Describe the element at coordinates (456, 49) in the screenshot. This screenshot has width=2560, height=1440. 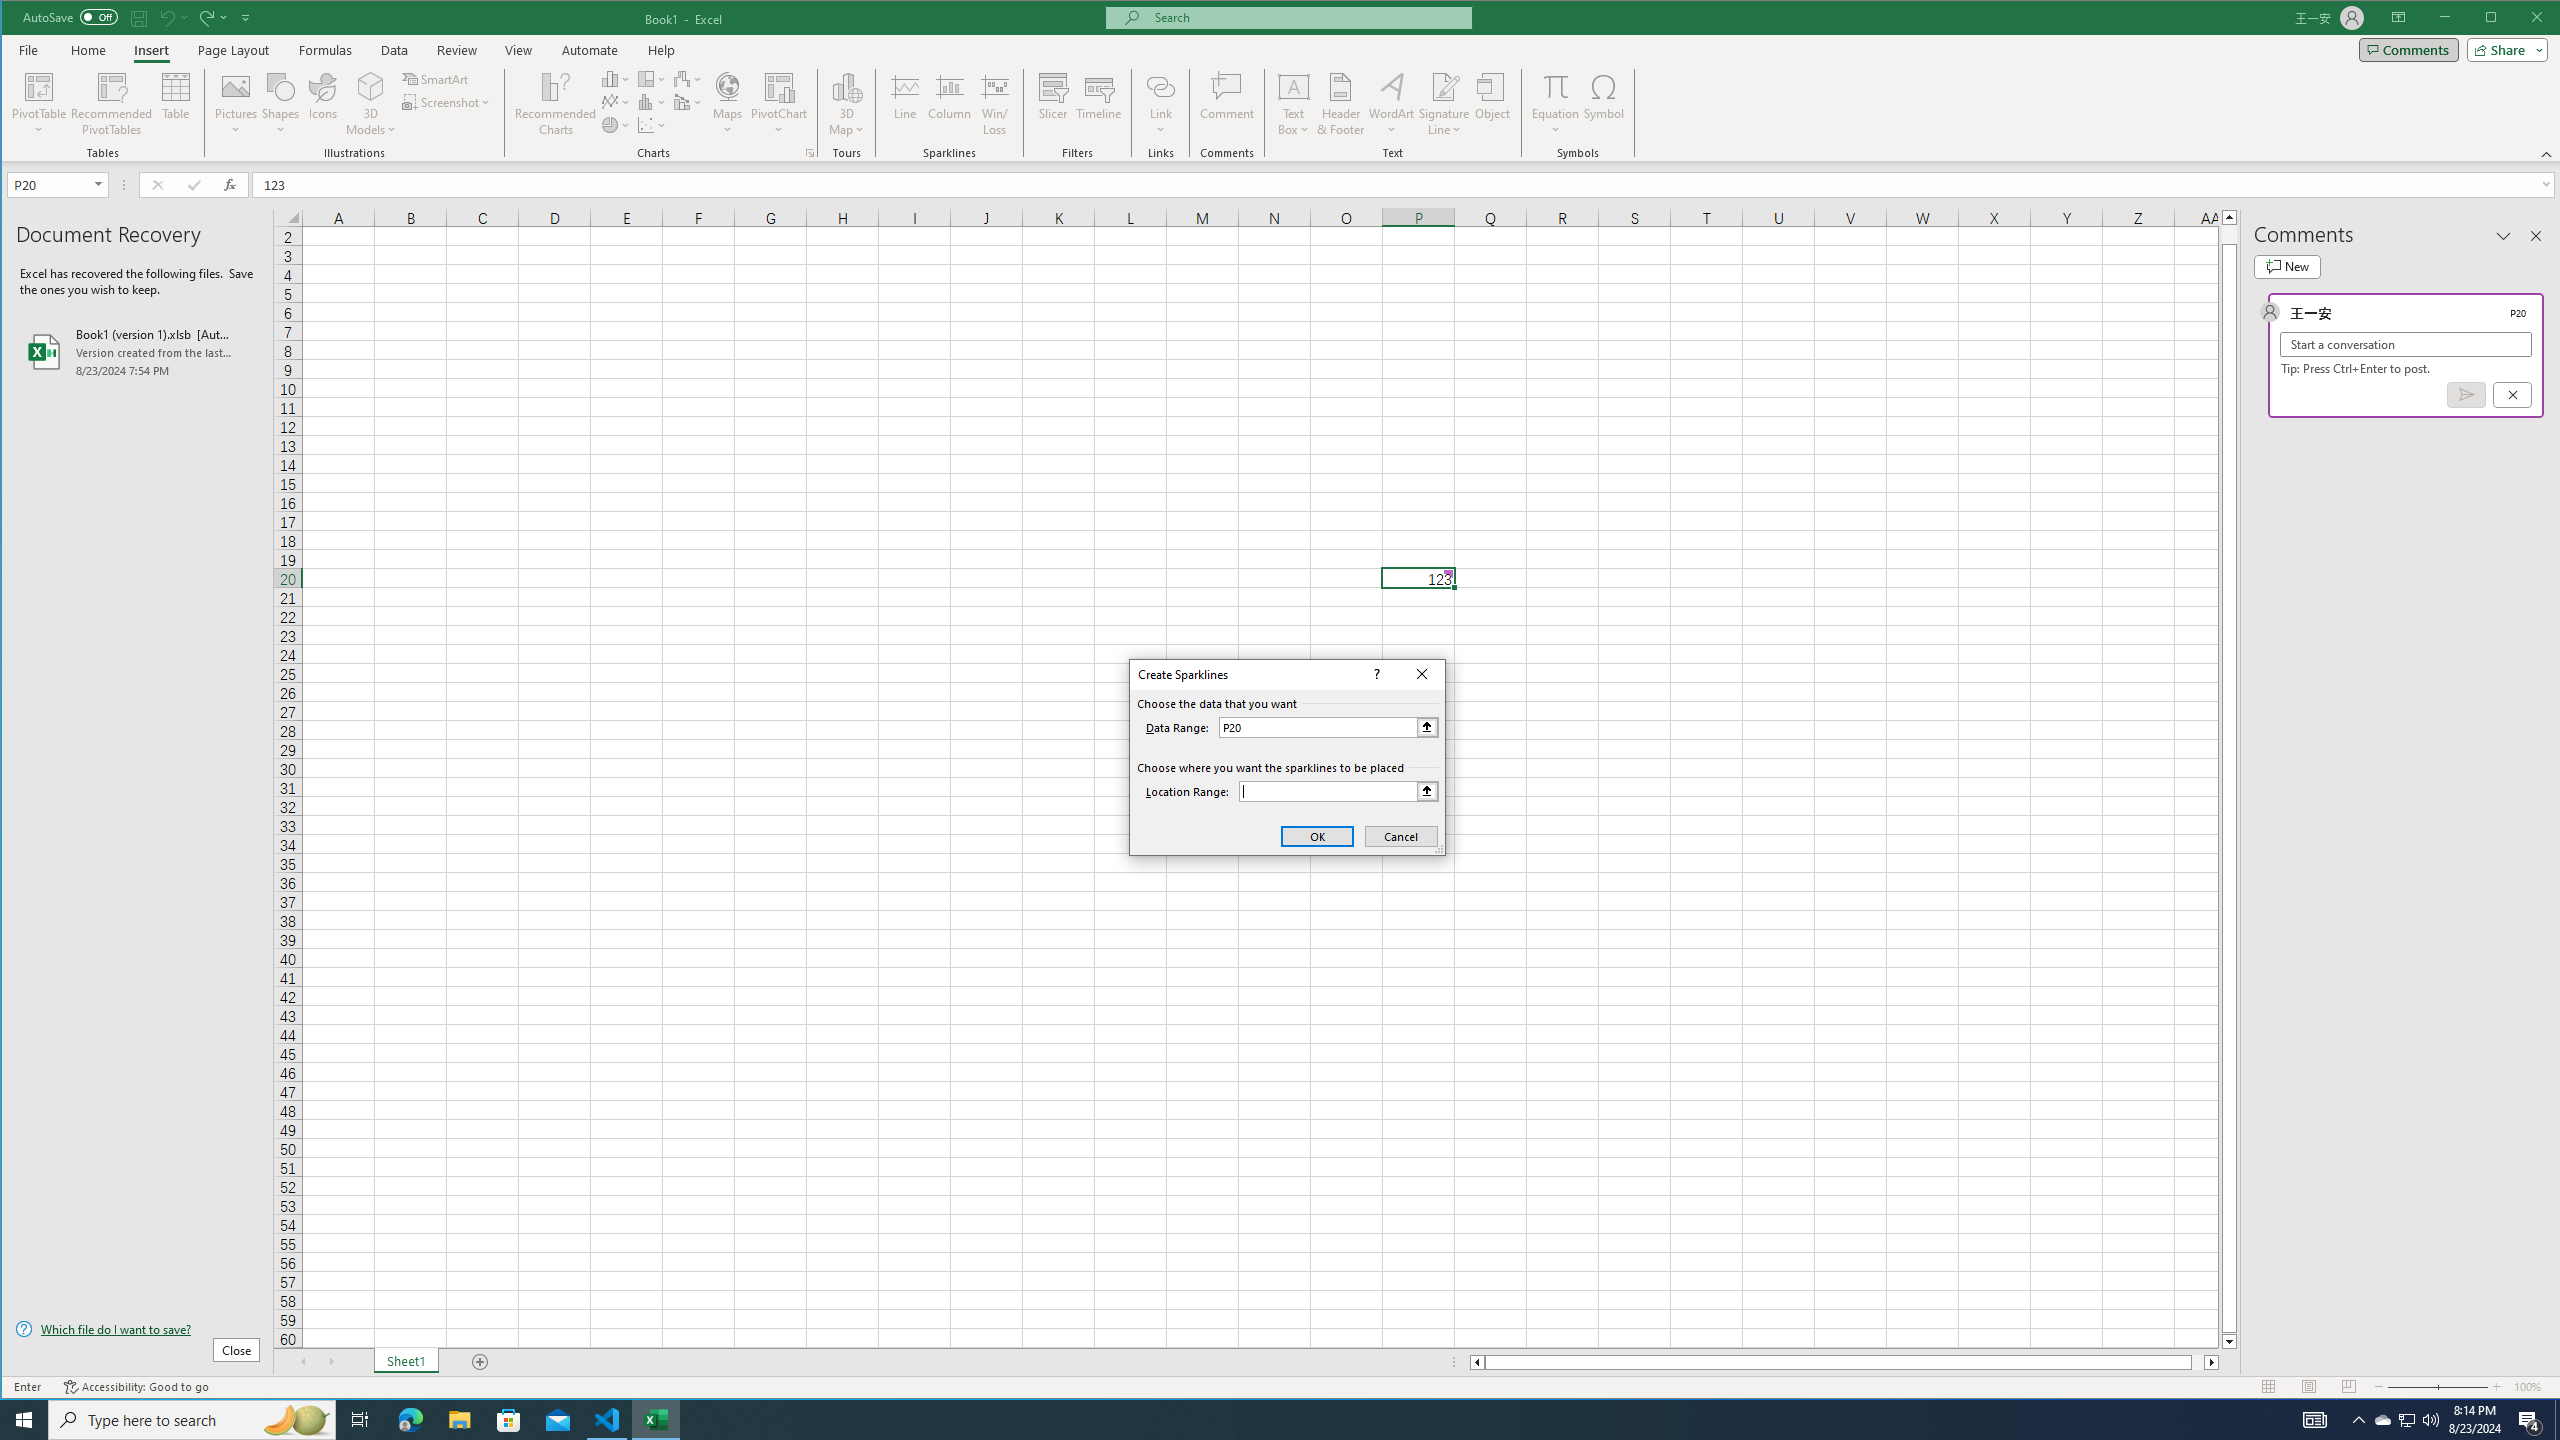
I see `'Review'` at that location.